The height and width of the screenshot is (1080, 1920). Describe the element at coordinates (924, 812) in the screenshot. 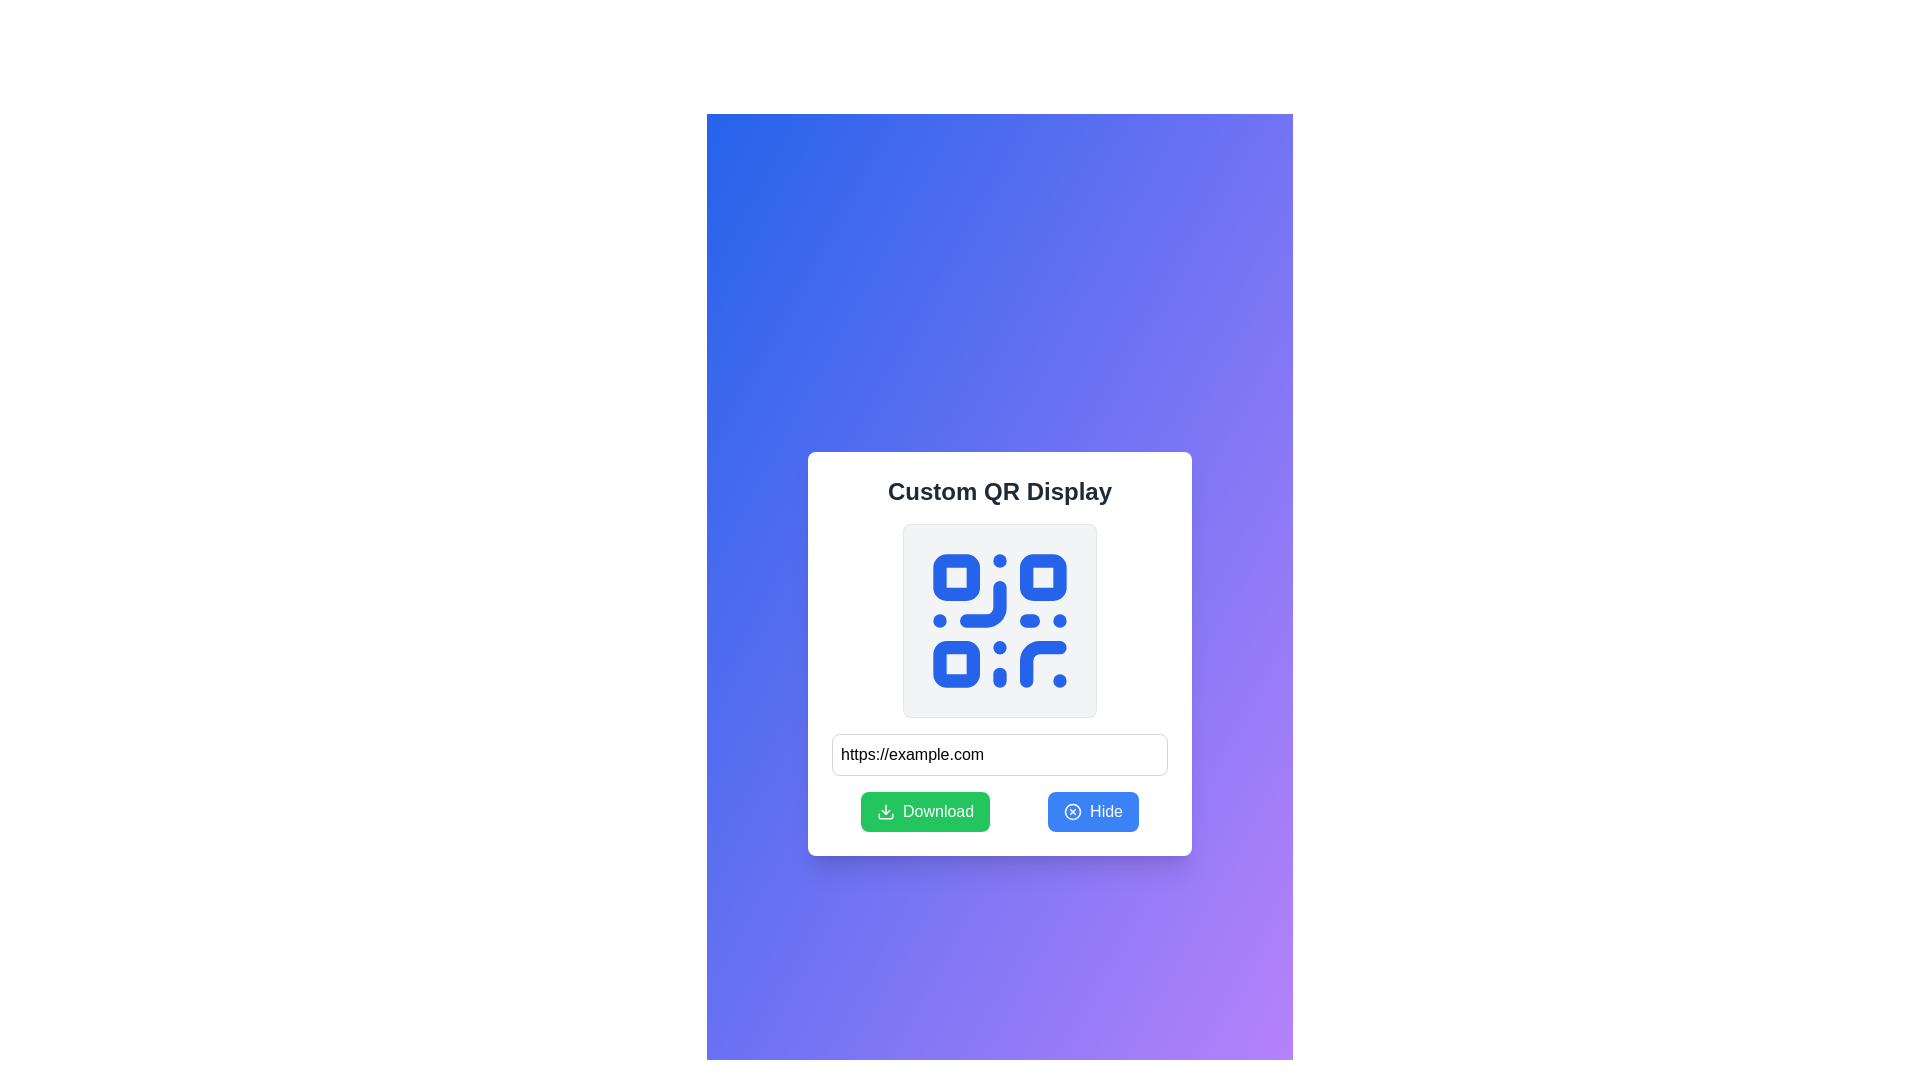

I see `the green 'Download' button with white text and a download icon` at that location.